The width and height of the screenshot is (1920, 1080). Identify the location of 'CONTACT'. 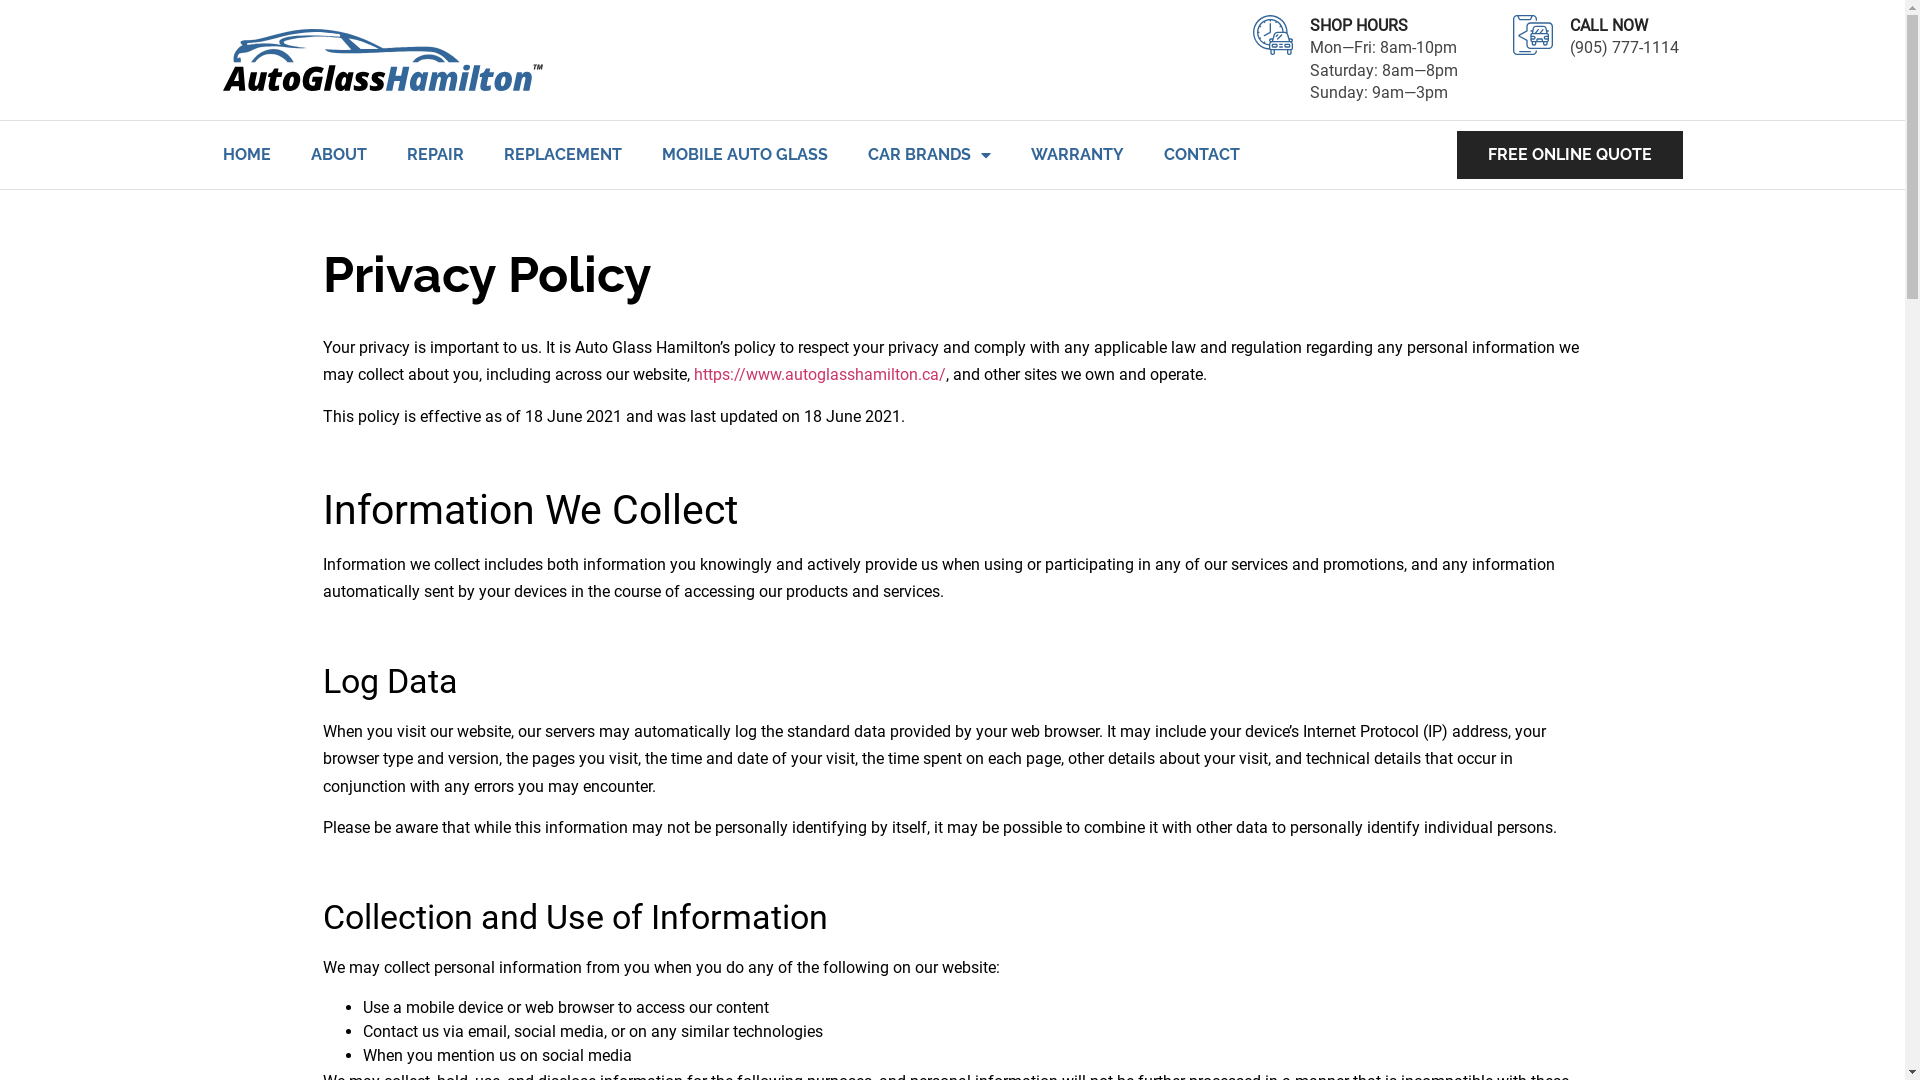
(1200, 153).